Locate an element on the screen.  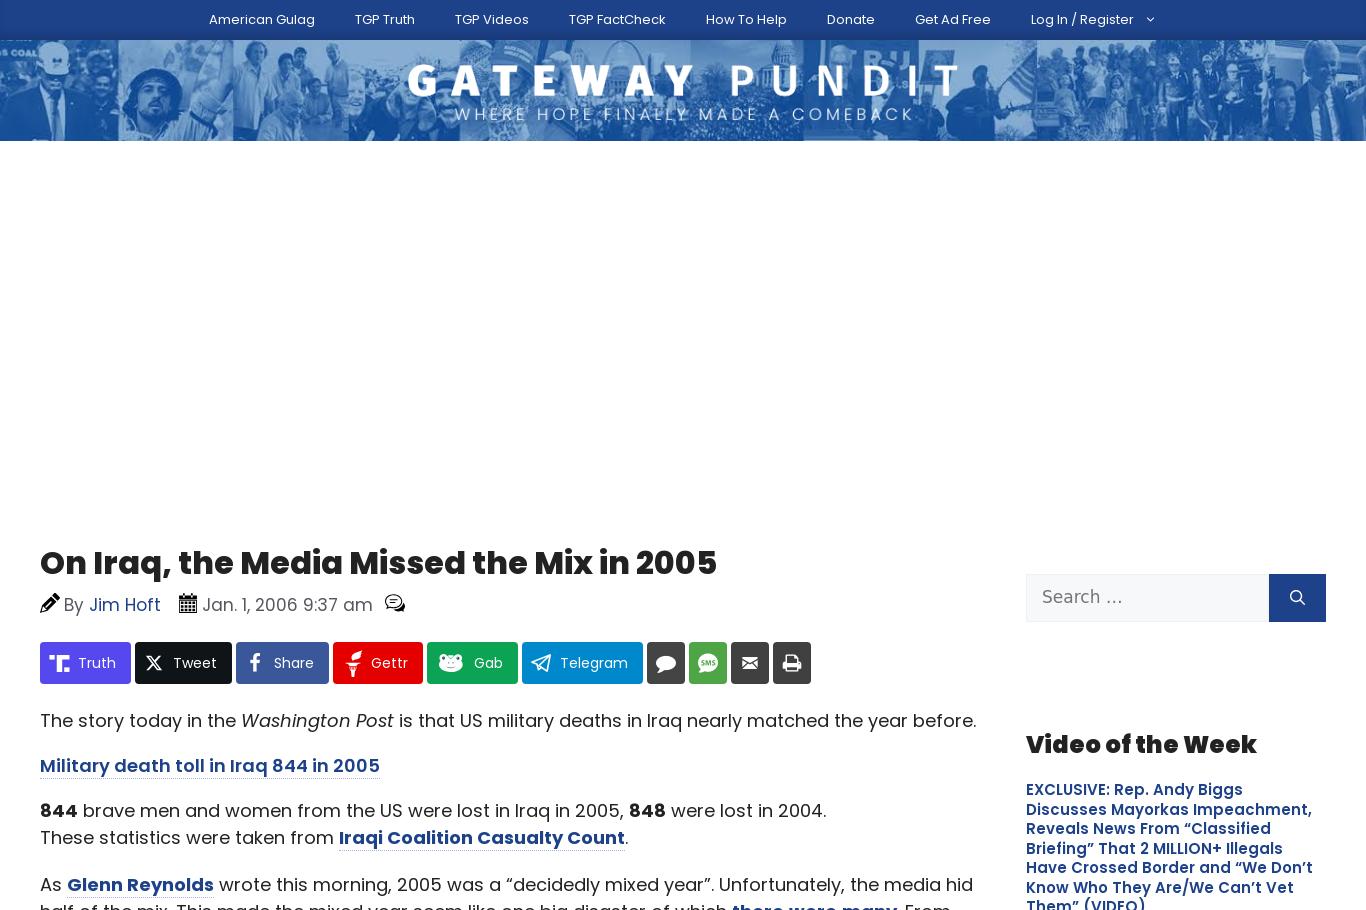
'Mind in the Qatar' is located at coordinates (40, 269).